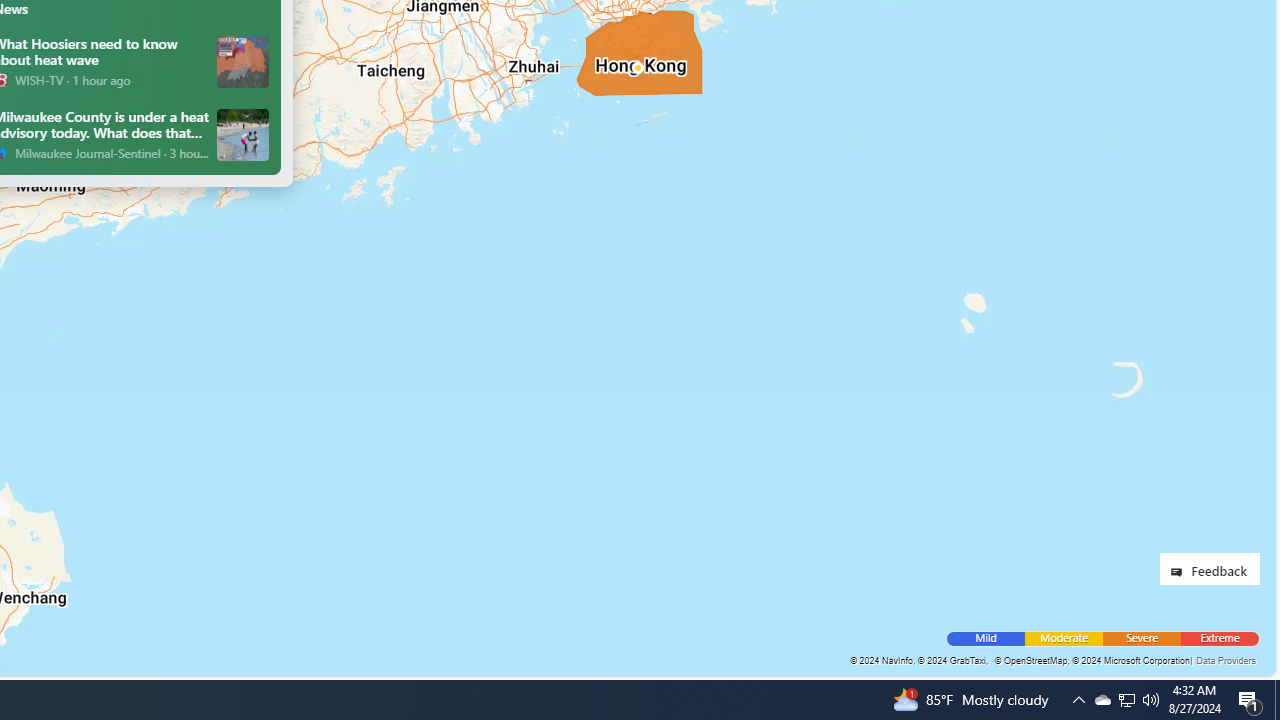 The height and width of the screenshot is (720, 1280). I want to click on 'Data Providers', so click(1224, 660).